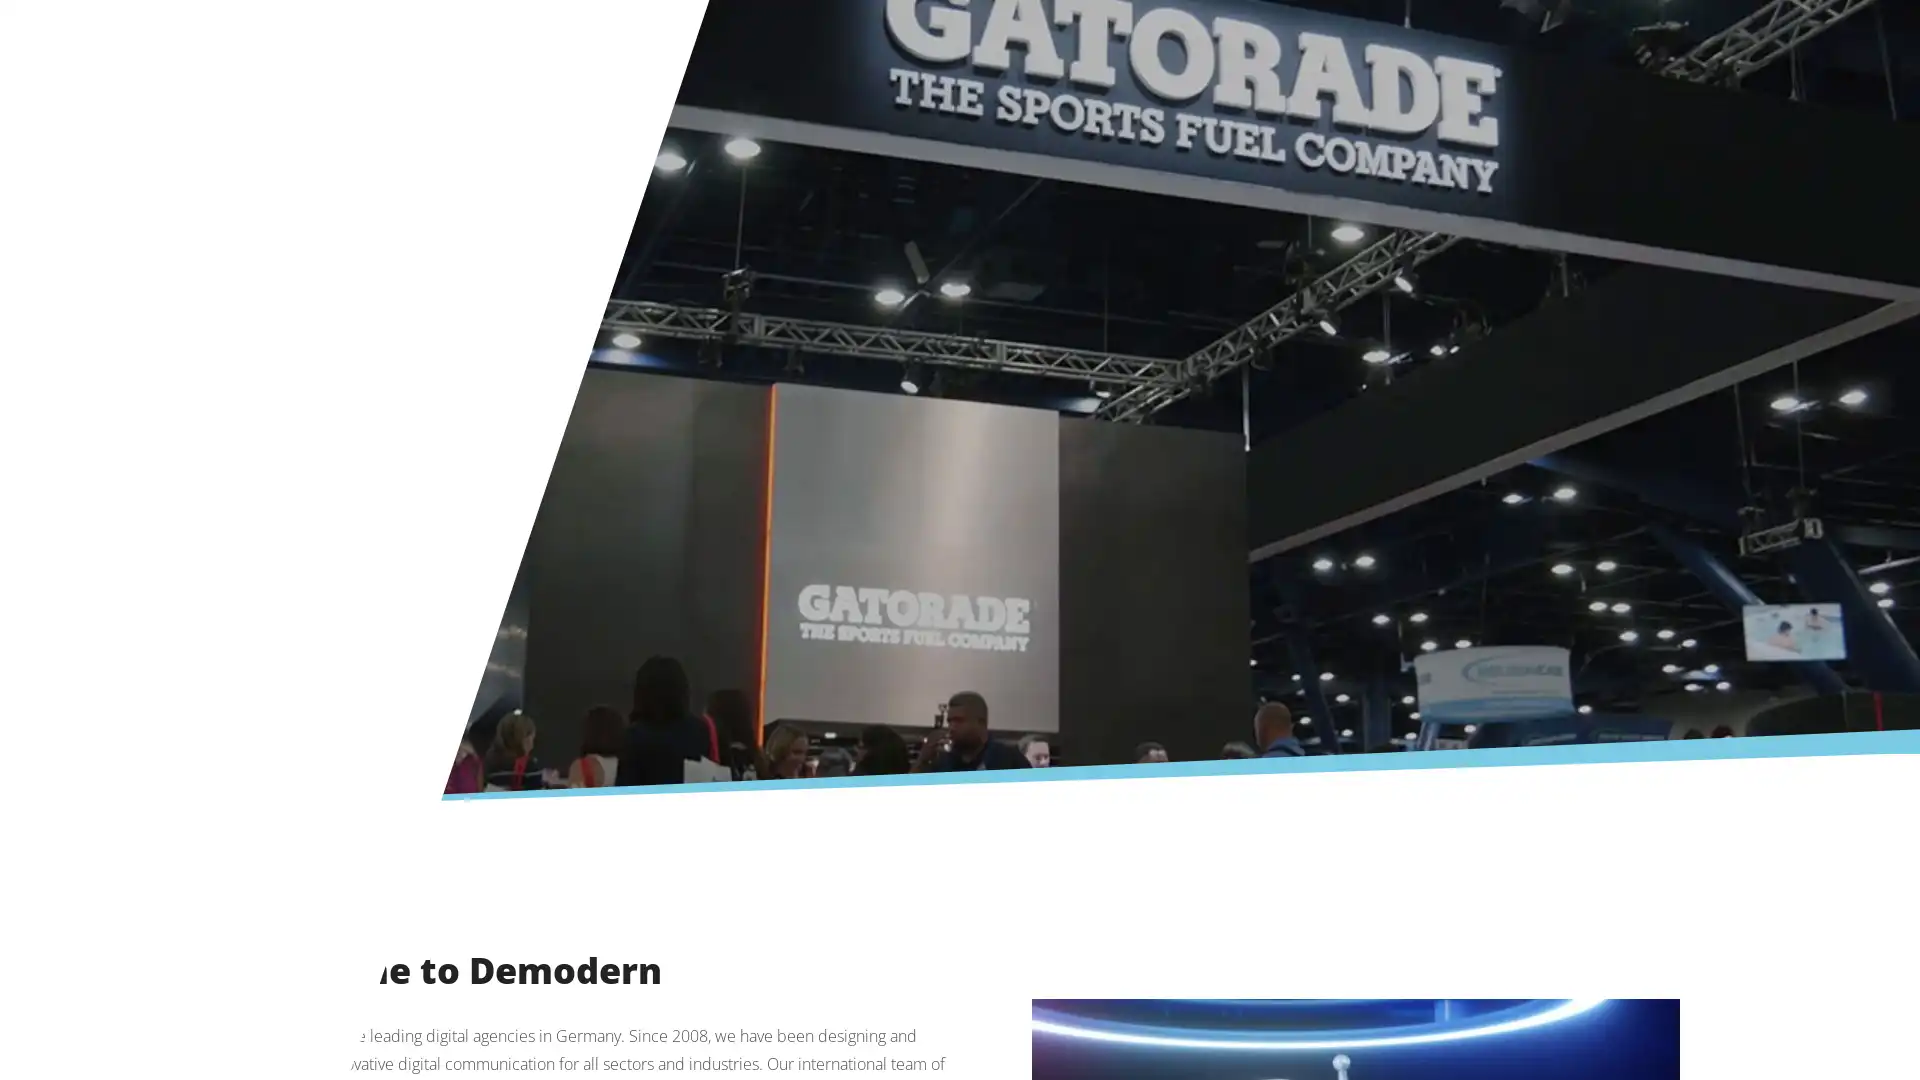 The height and width of the screenshot is (1080, 1920). Describe the element at coordinates (1705, 1035) in the screenshot. I see `Accept All` at that location.